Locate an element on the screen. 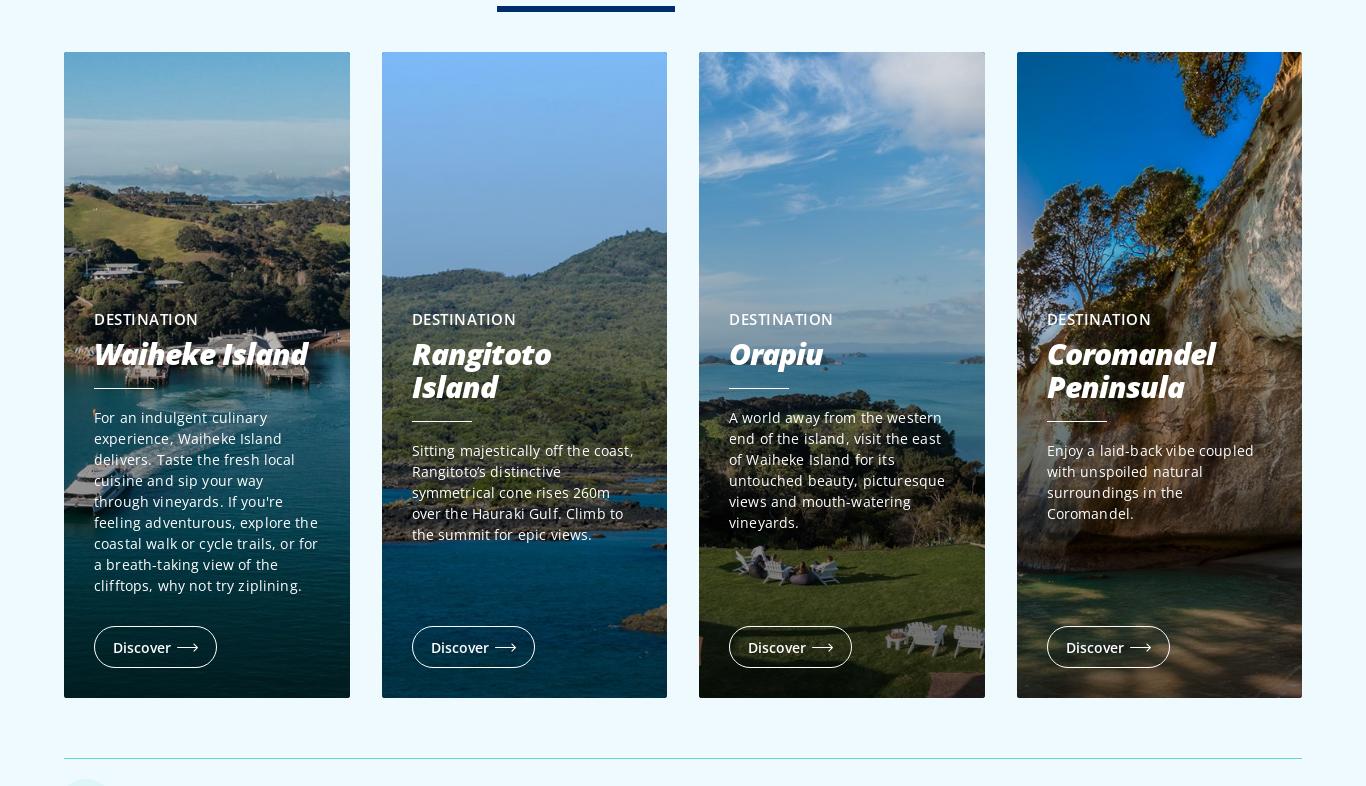 Image resolution: width=1366 pixels, height=786 pixels. 'Coromandel Peninsula' is located at coordinates (1044, 369).